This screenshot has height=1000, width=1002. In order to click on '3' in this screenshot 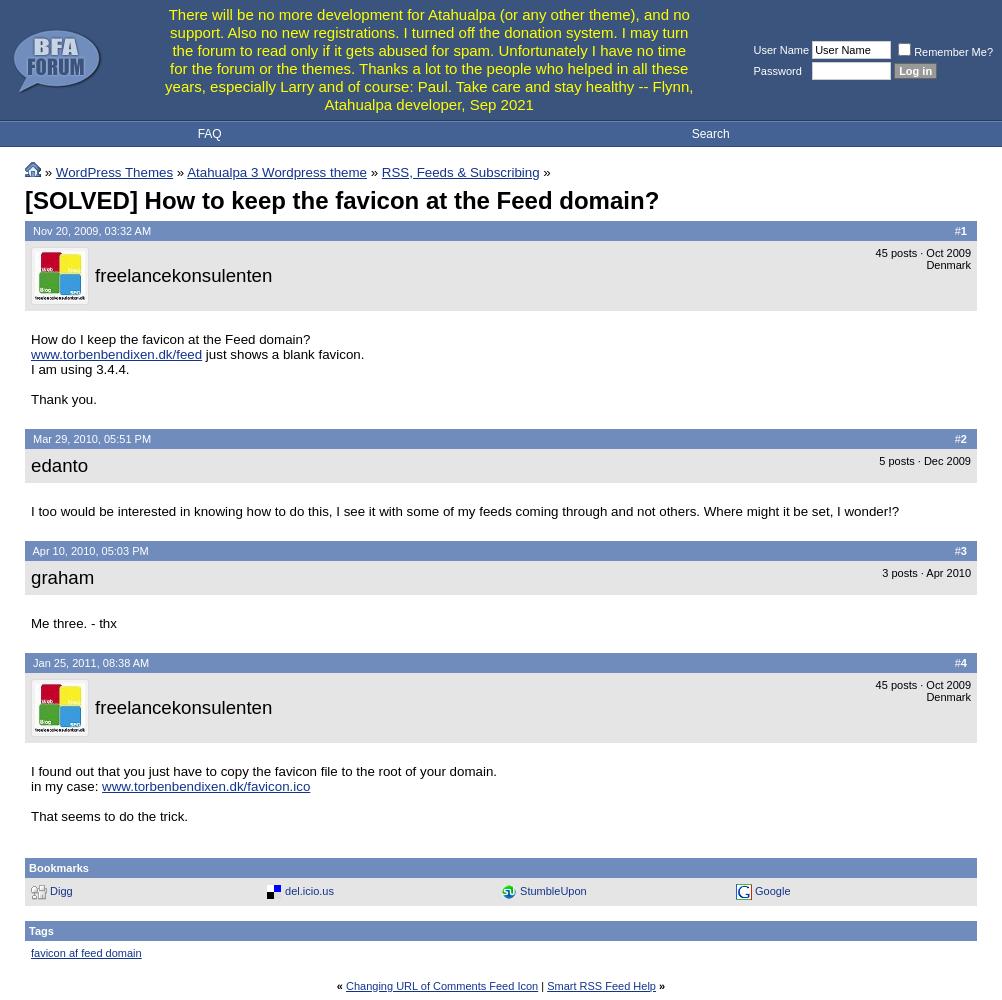, I will do `click(959, 550)`.